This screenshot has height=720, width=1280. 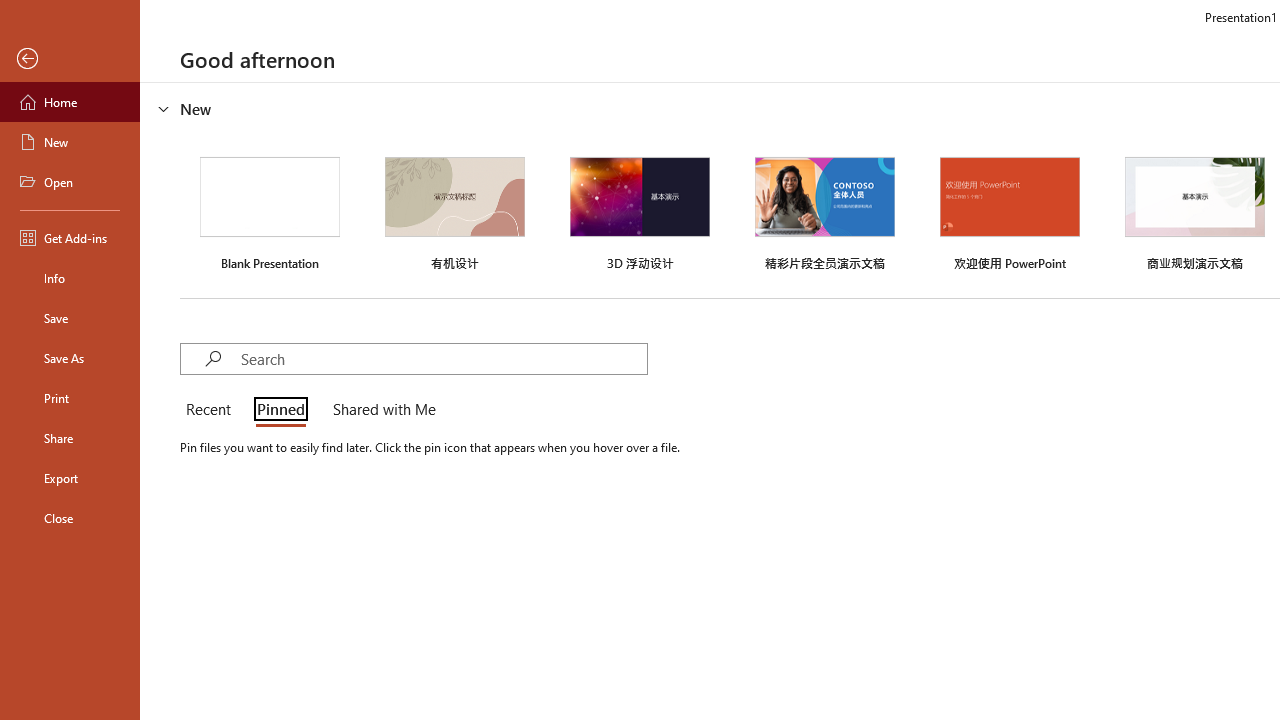 What do you see at coordinates (442, 357) in the screenshot?
I see `'Search'` at bounding box center [442, 357].